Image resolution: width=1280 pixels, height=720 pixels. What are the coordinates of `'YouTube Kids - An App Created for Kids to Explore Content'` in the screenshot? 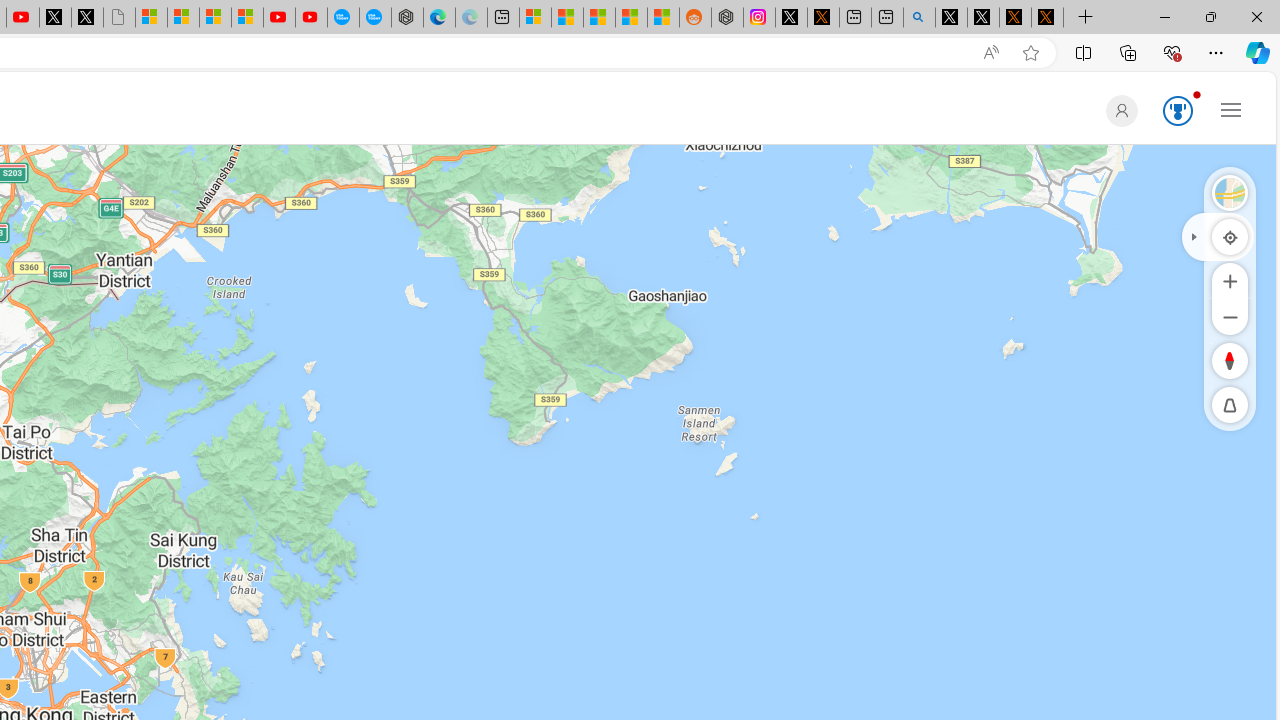 It's located at (310, 17).